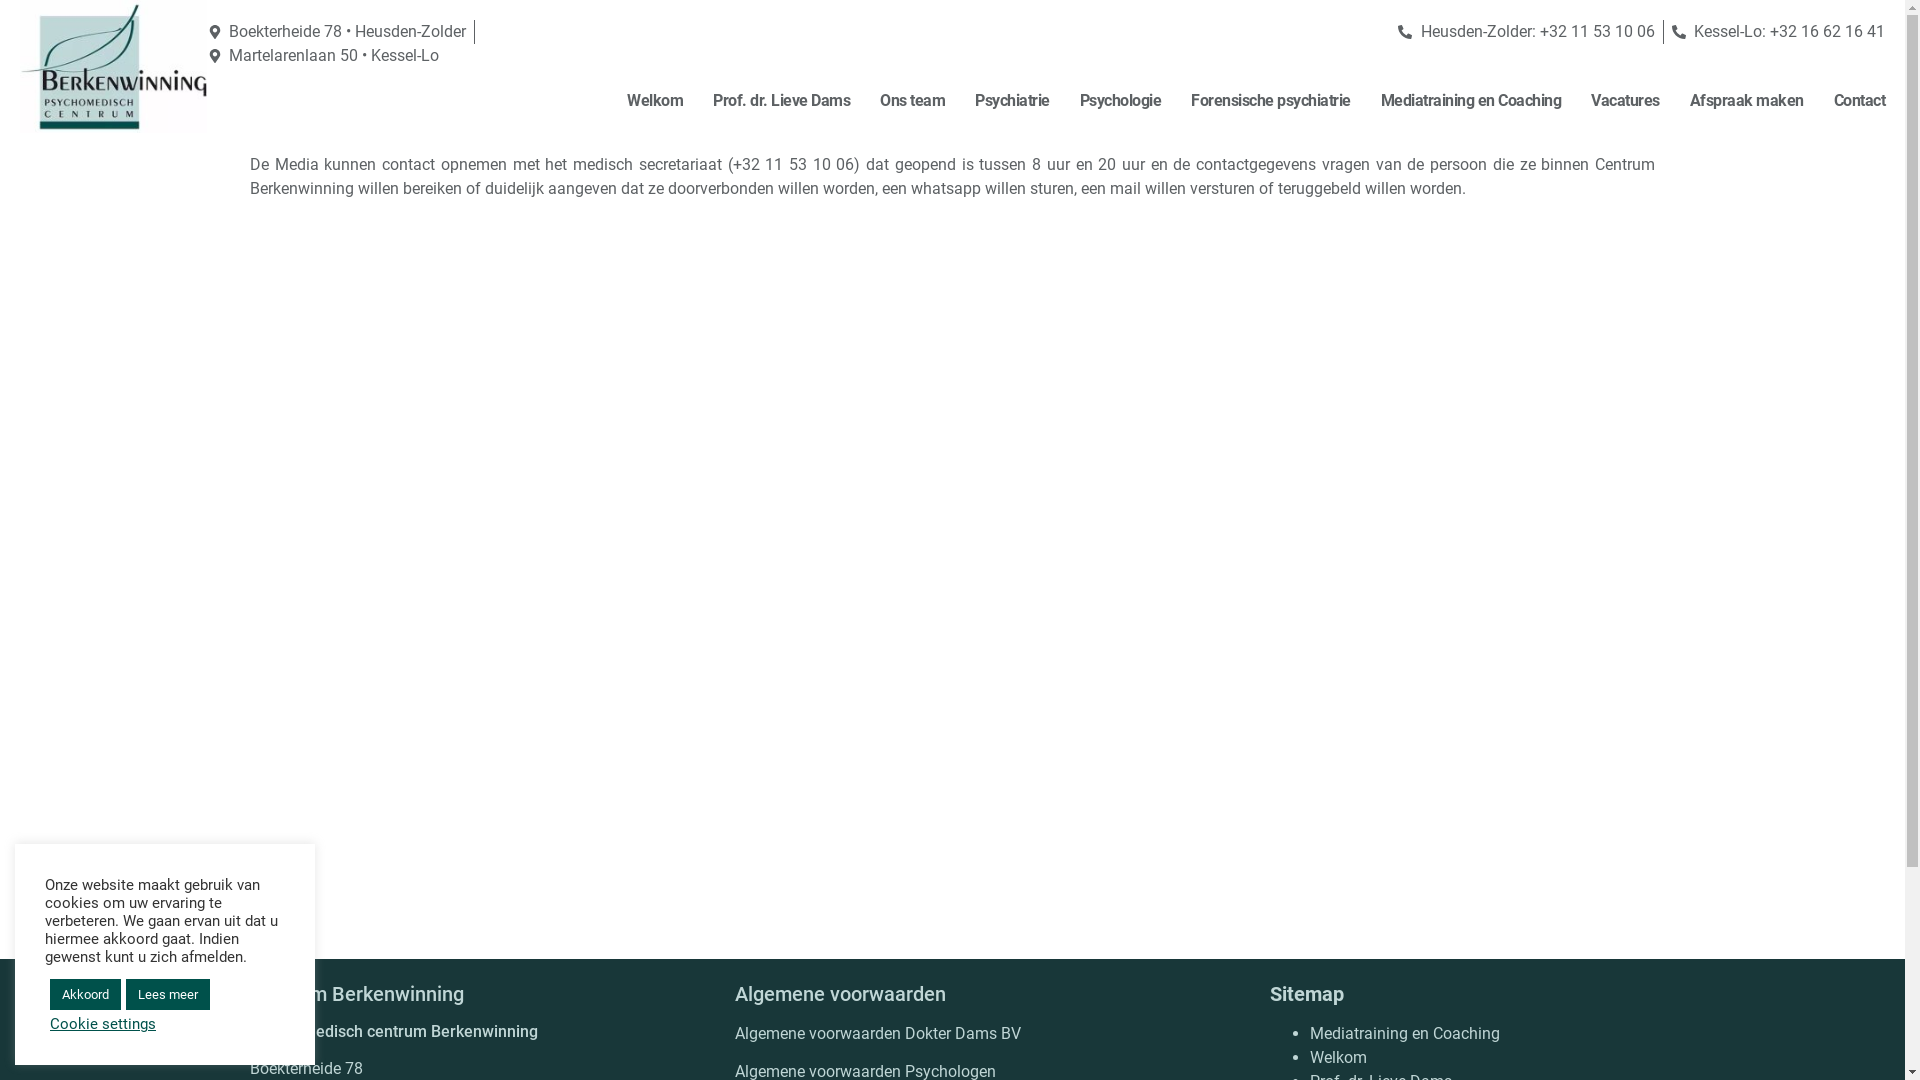 The height and width of the screenshot is (1080, 1920). What do you see at coordinates (1121, 100) in the screenshot?
I see `'Psychologie'` at bounding box center [1121, 100].